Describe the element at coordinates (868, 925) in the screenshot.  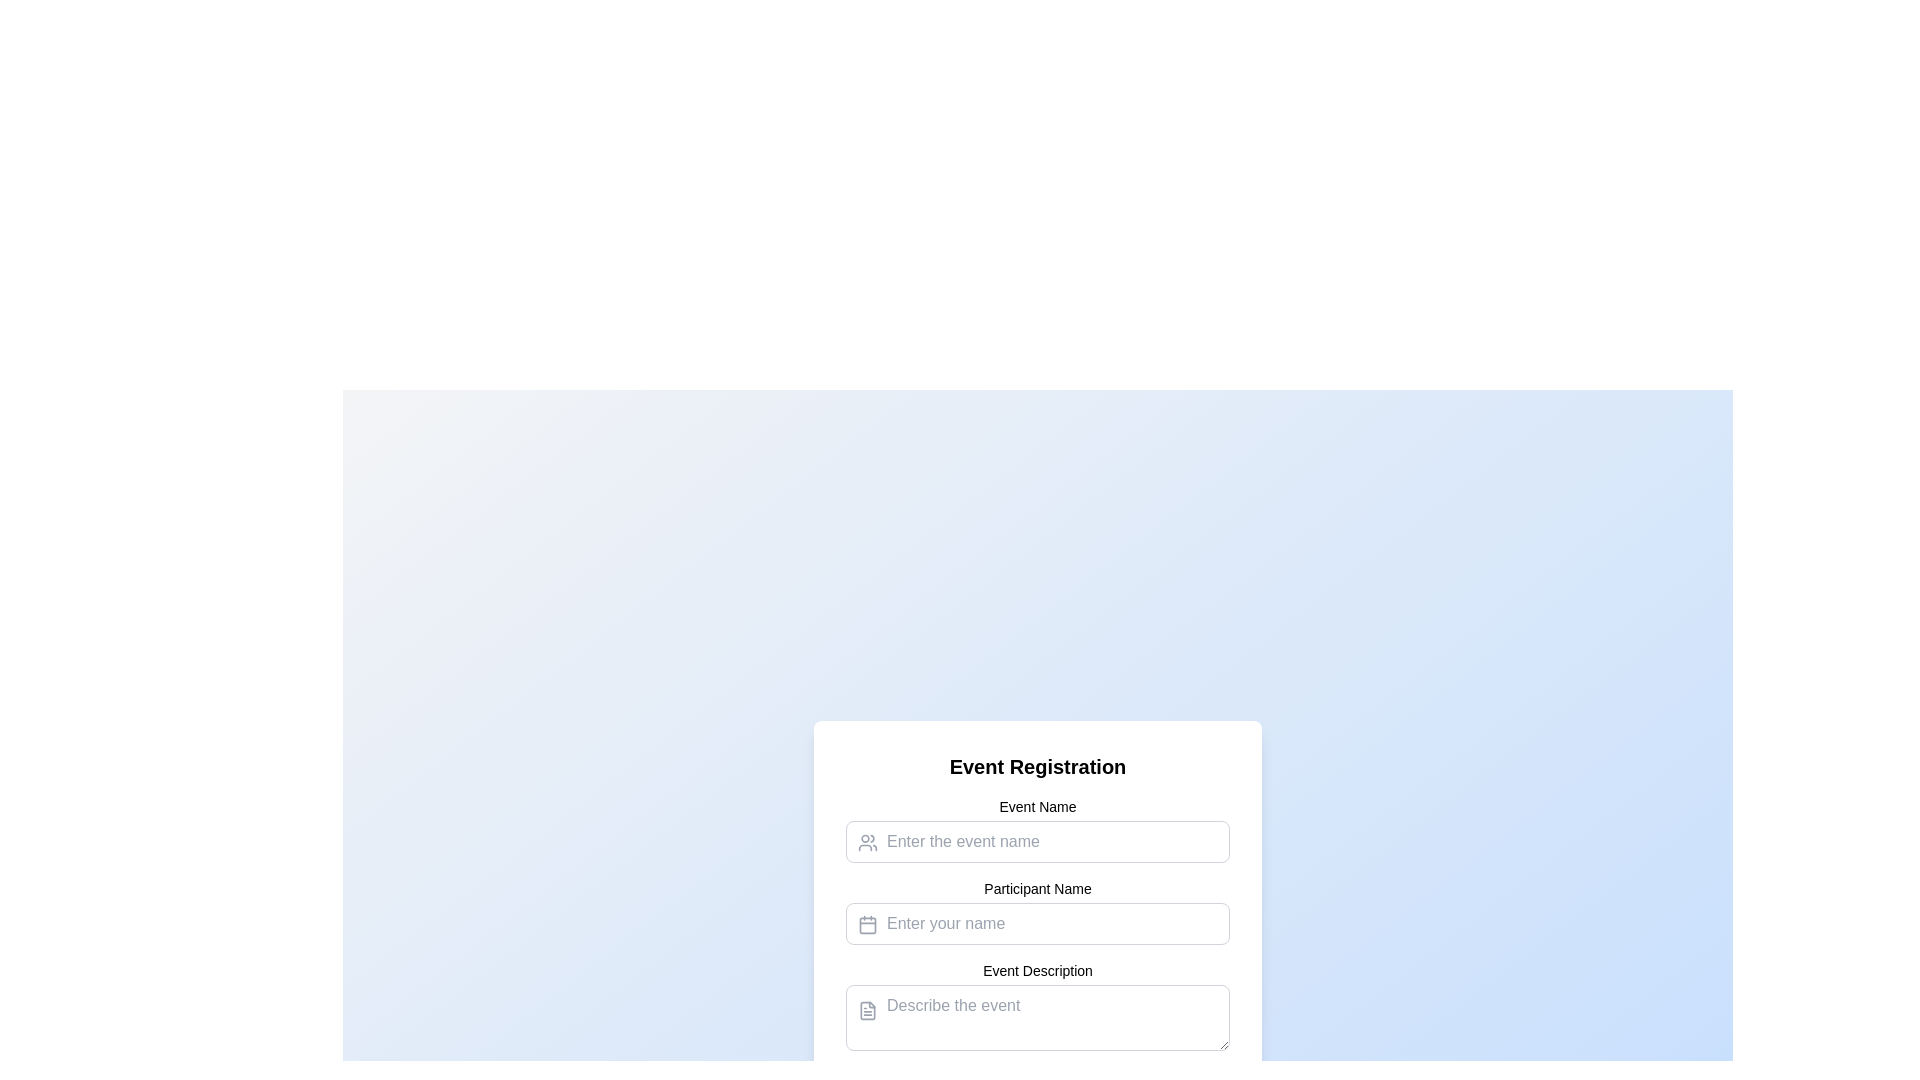
I see `the square-shaped decorative element within the calendar icon located adjacent to the 'Enter your name' placeholder text in the 'Event Registration' interface` at that location.